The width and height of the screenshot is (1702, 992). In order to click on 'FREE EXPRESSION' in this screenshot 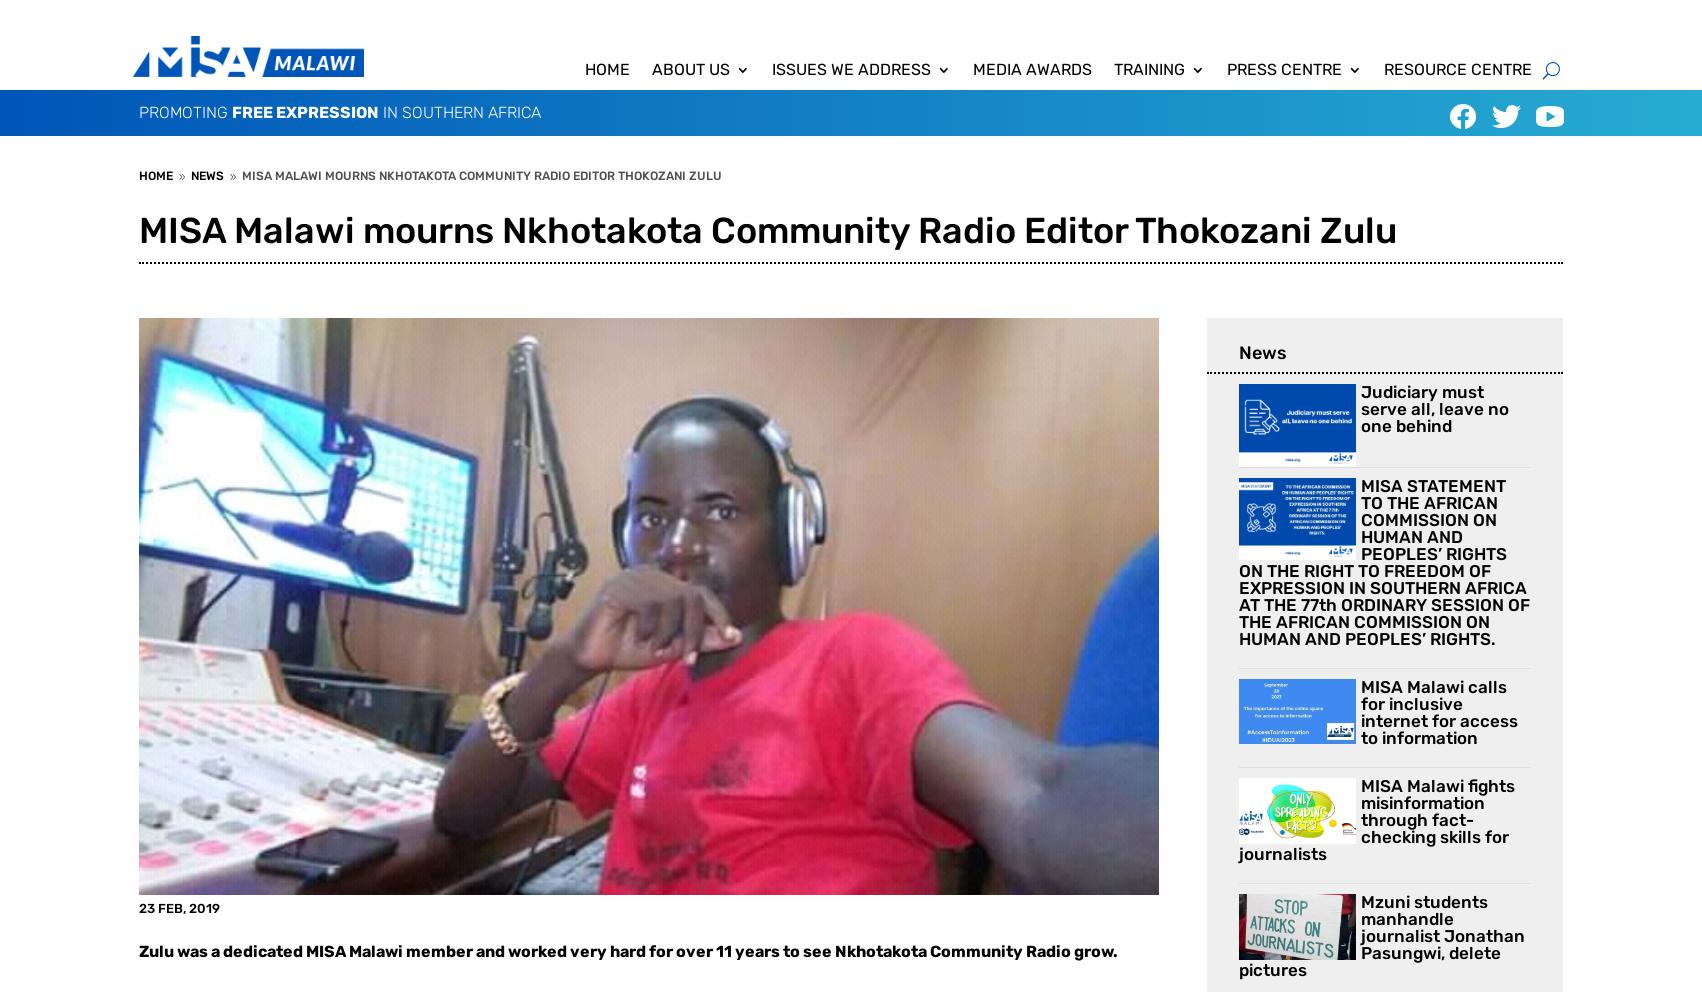, I will do `click(305, 111)`.